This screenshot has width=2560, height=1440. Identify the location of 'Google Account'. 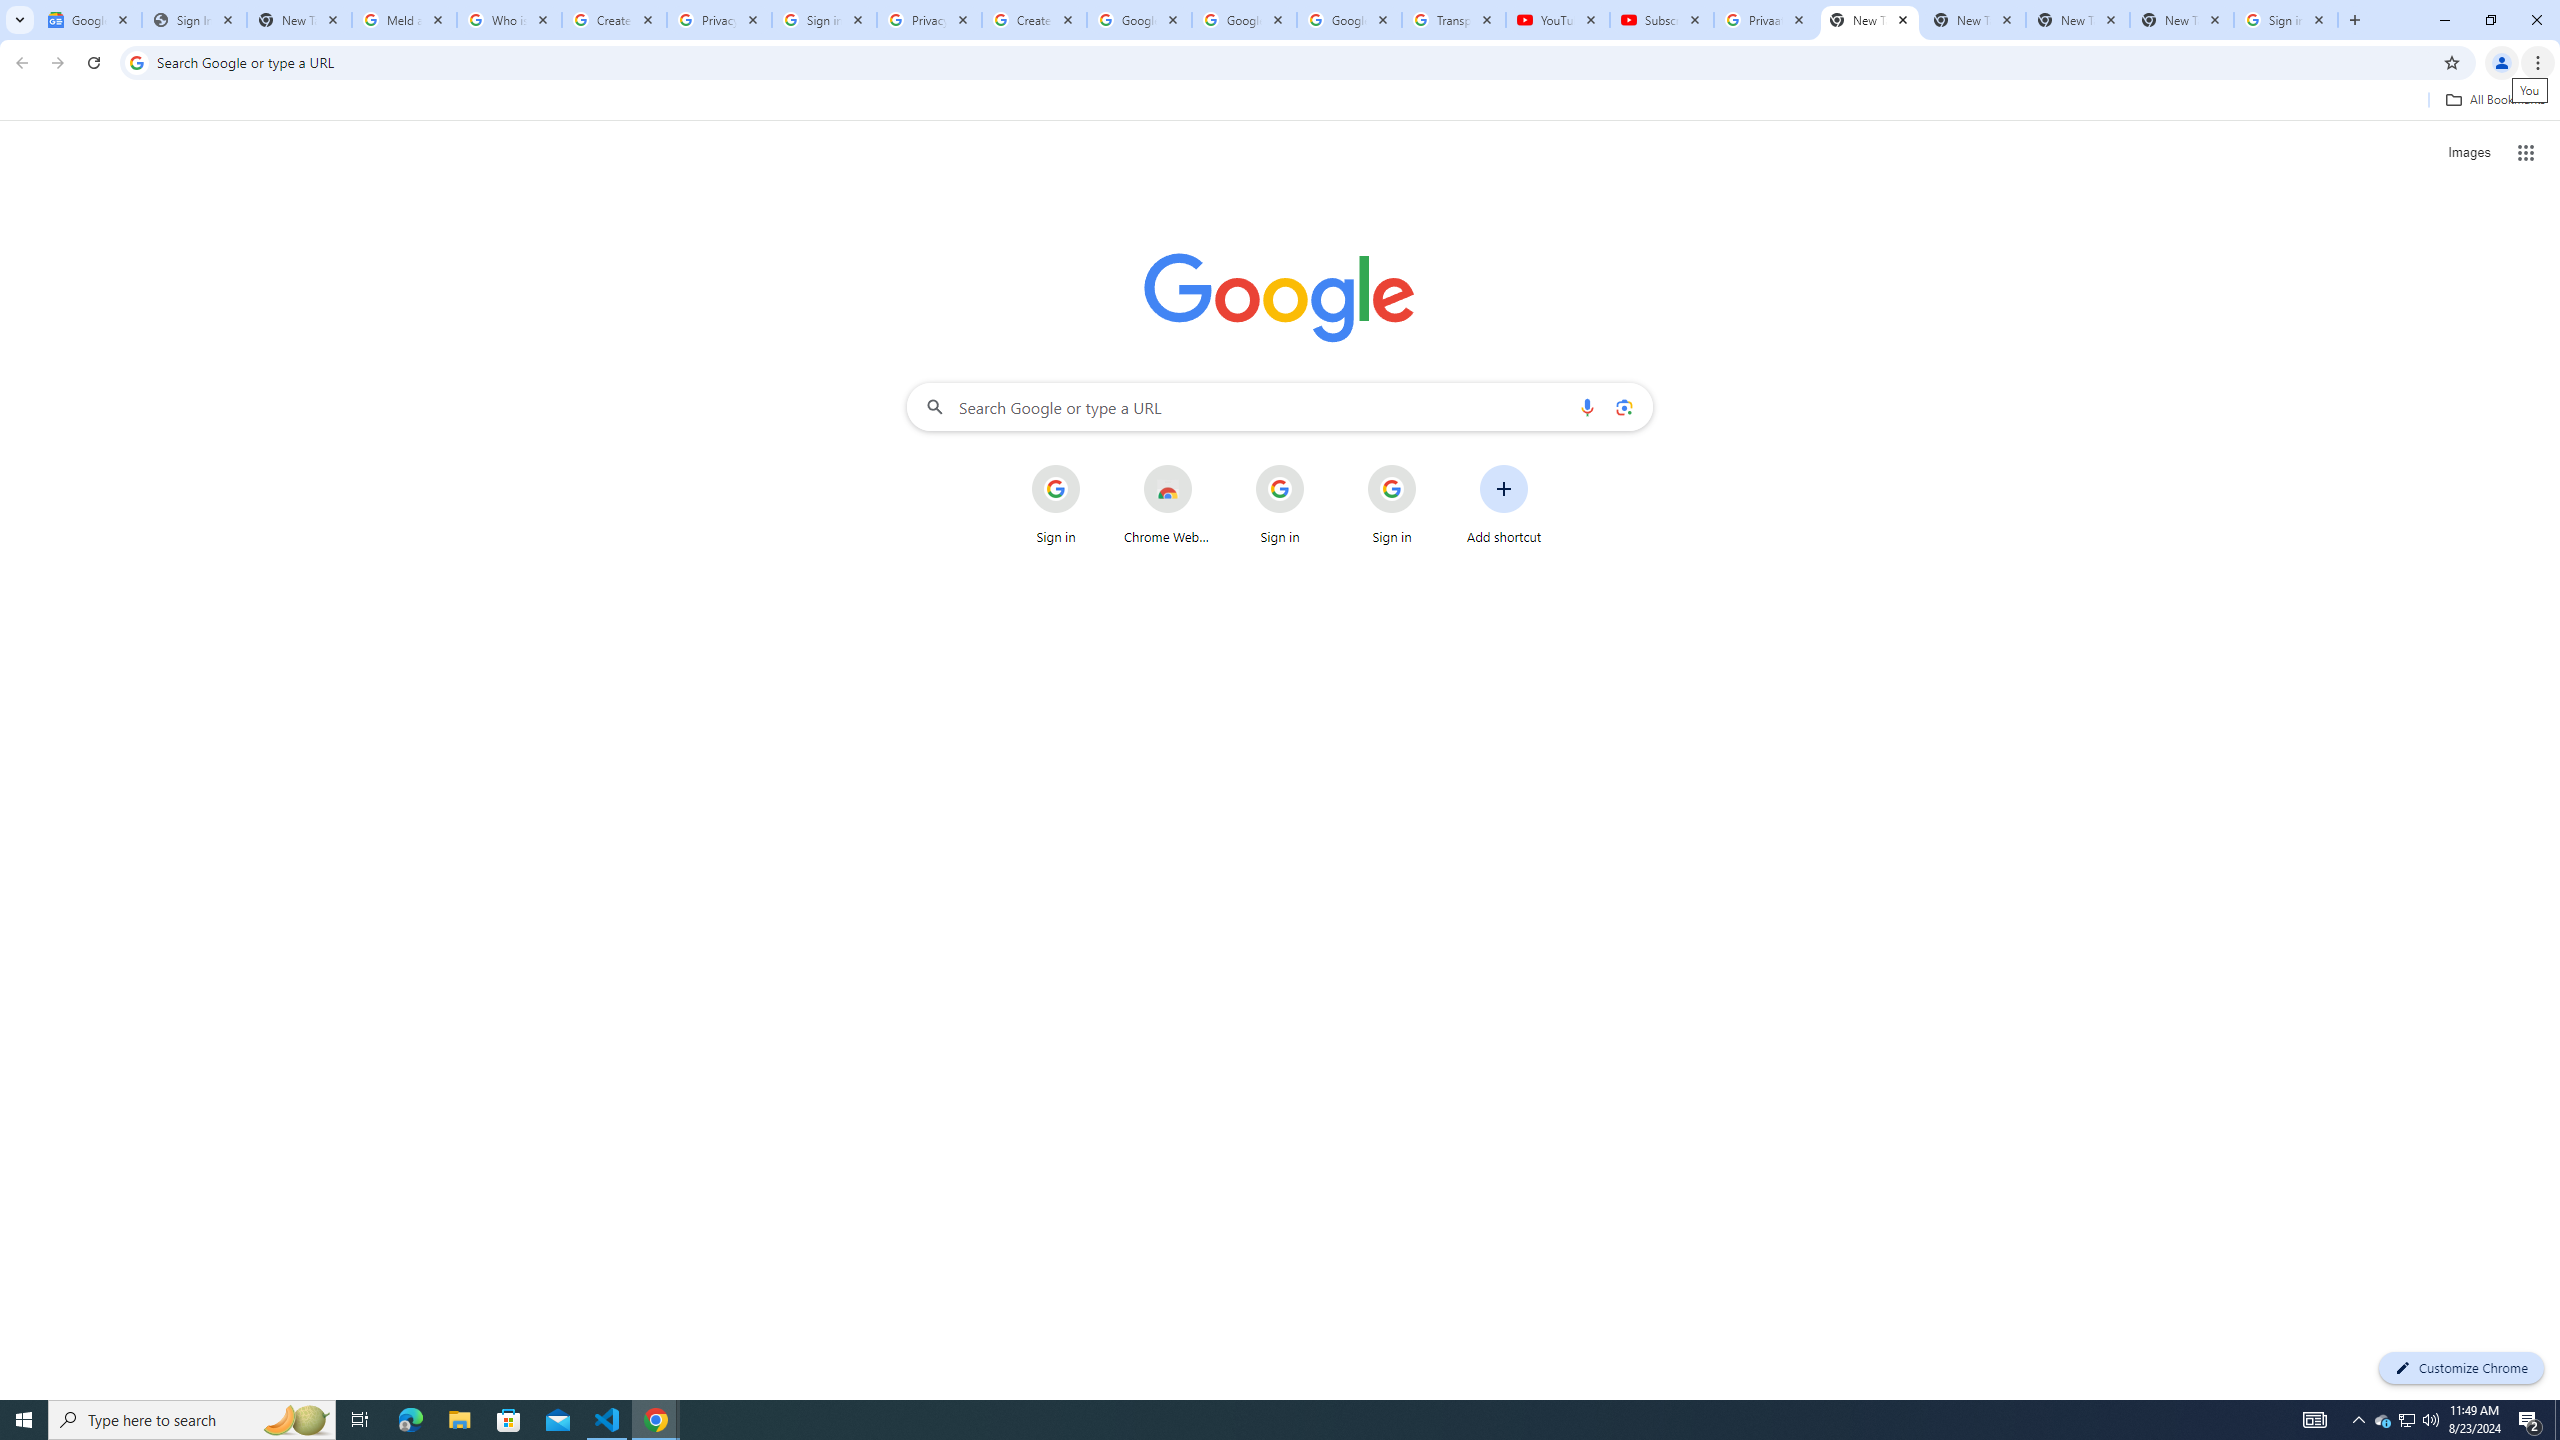
(1349, 19).